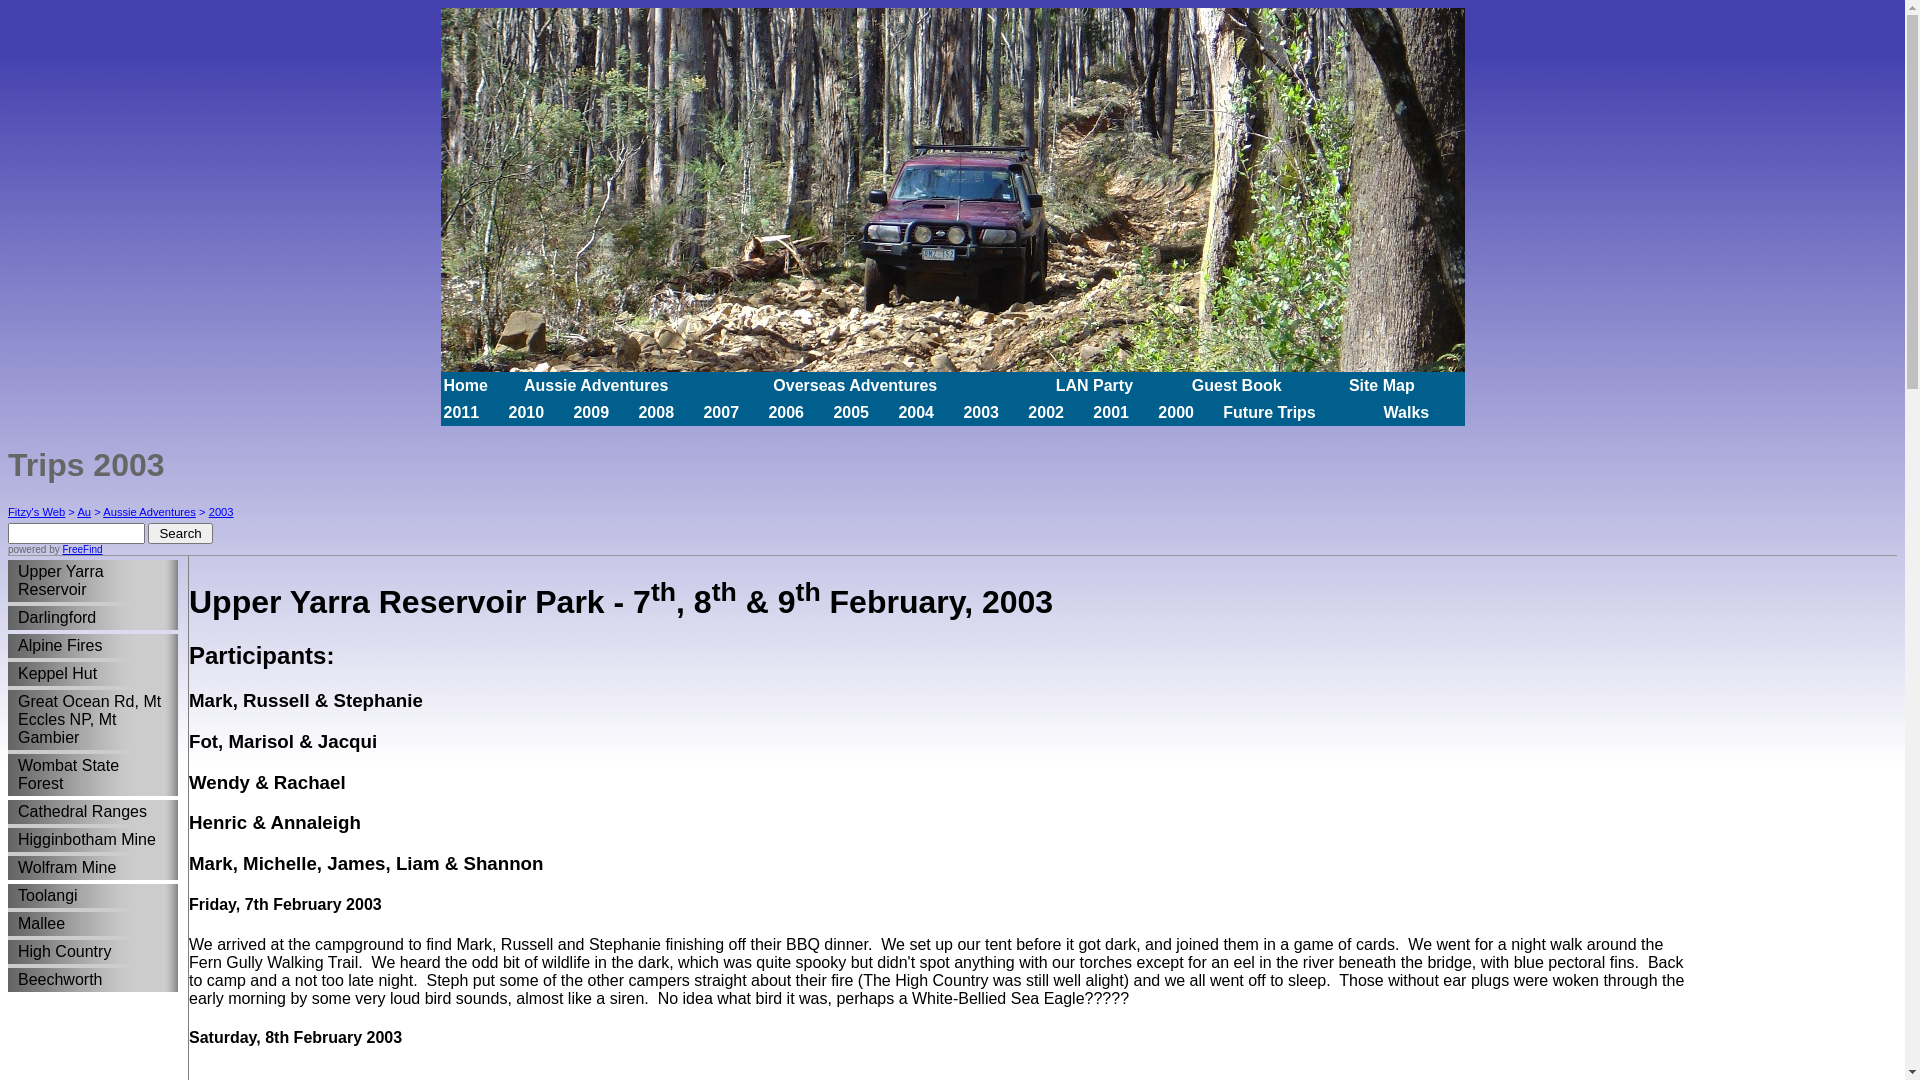 The width and height of the screenshot is (1920, 1080). What do you see at coordinates (86, 924) in the screenshot?
I see `'Mallee'` at bounding box center [86, 924].